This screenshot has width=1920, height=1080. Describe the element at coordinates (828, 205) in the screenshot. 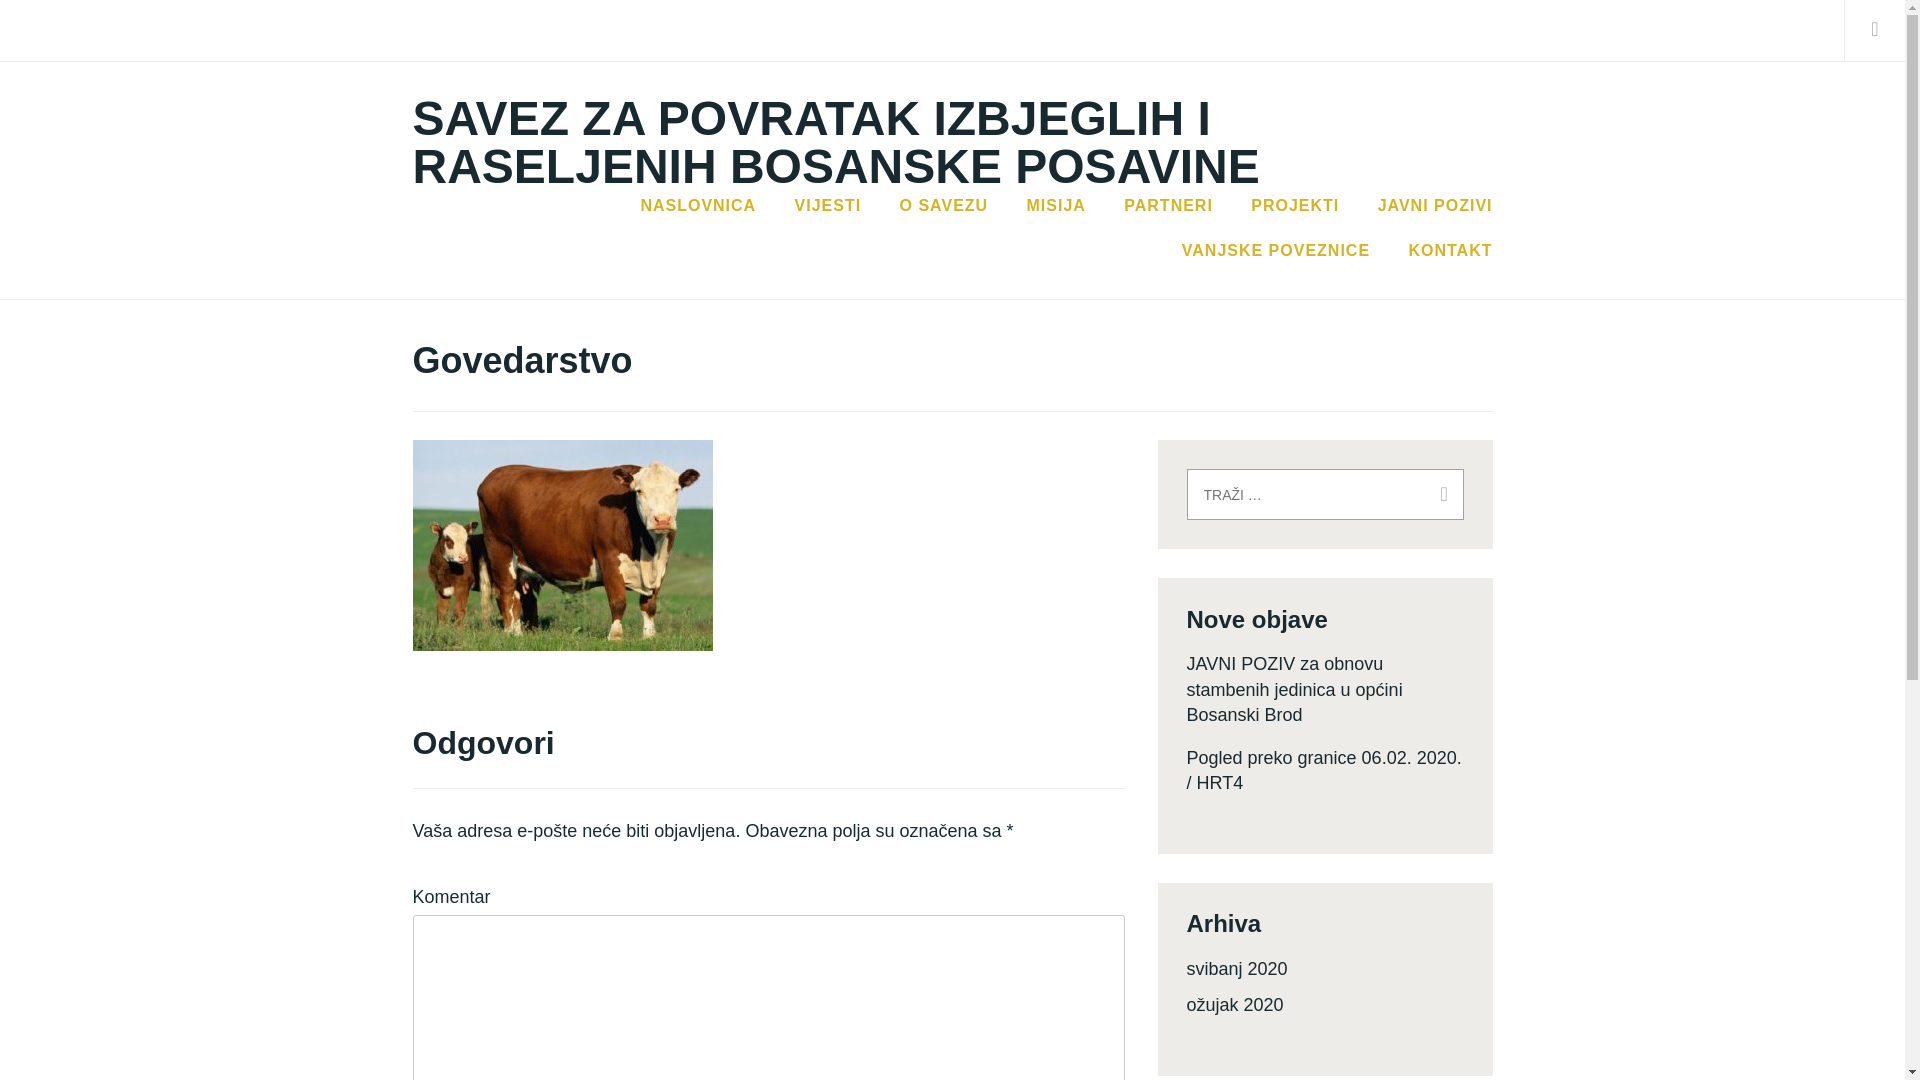

I see `'VIJESTI'` at that location.